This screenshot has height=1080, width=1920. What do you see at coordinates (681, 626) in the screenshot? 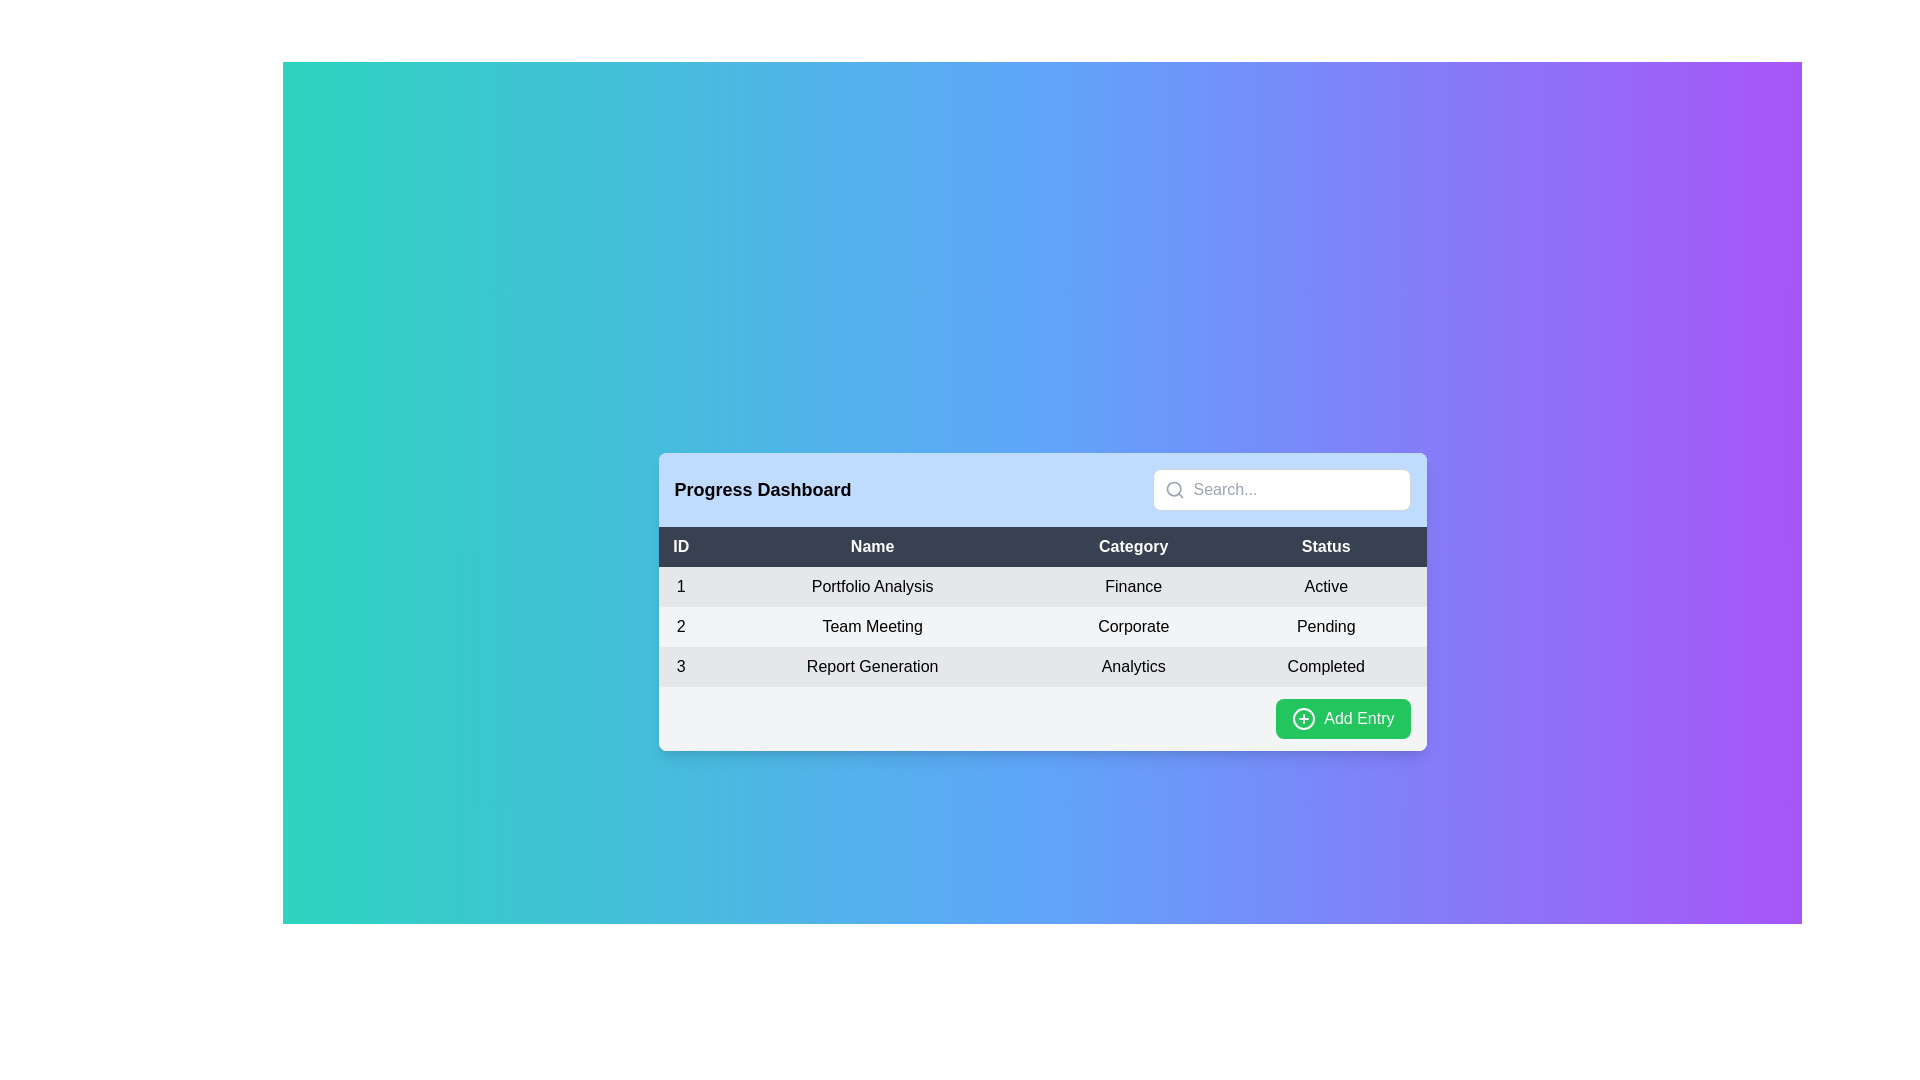
I see `the text label displaying the number '2' in black text, located in the 'ID' column of the 'Progress Dashboard' table, in the second row under 'Team Meeting'` at bounding box center [681, 626].